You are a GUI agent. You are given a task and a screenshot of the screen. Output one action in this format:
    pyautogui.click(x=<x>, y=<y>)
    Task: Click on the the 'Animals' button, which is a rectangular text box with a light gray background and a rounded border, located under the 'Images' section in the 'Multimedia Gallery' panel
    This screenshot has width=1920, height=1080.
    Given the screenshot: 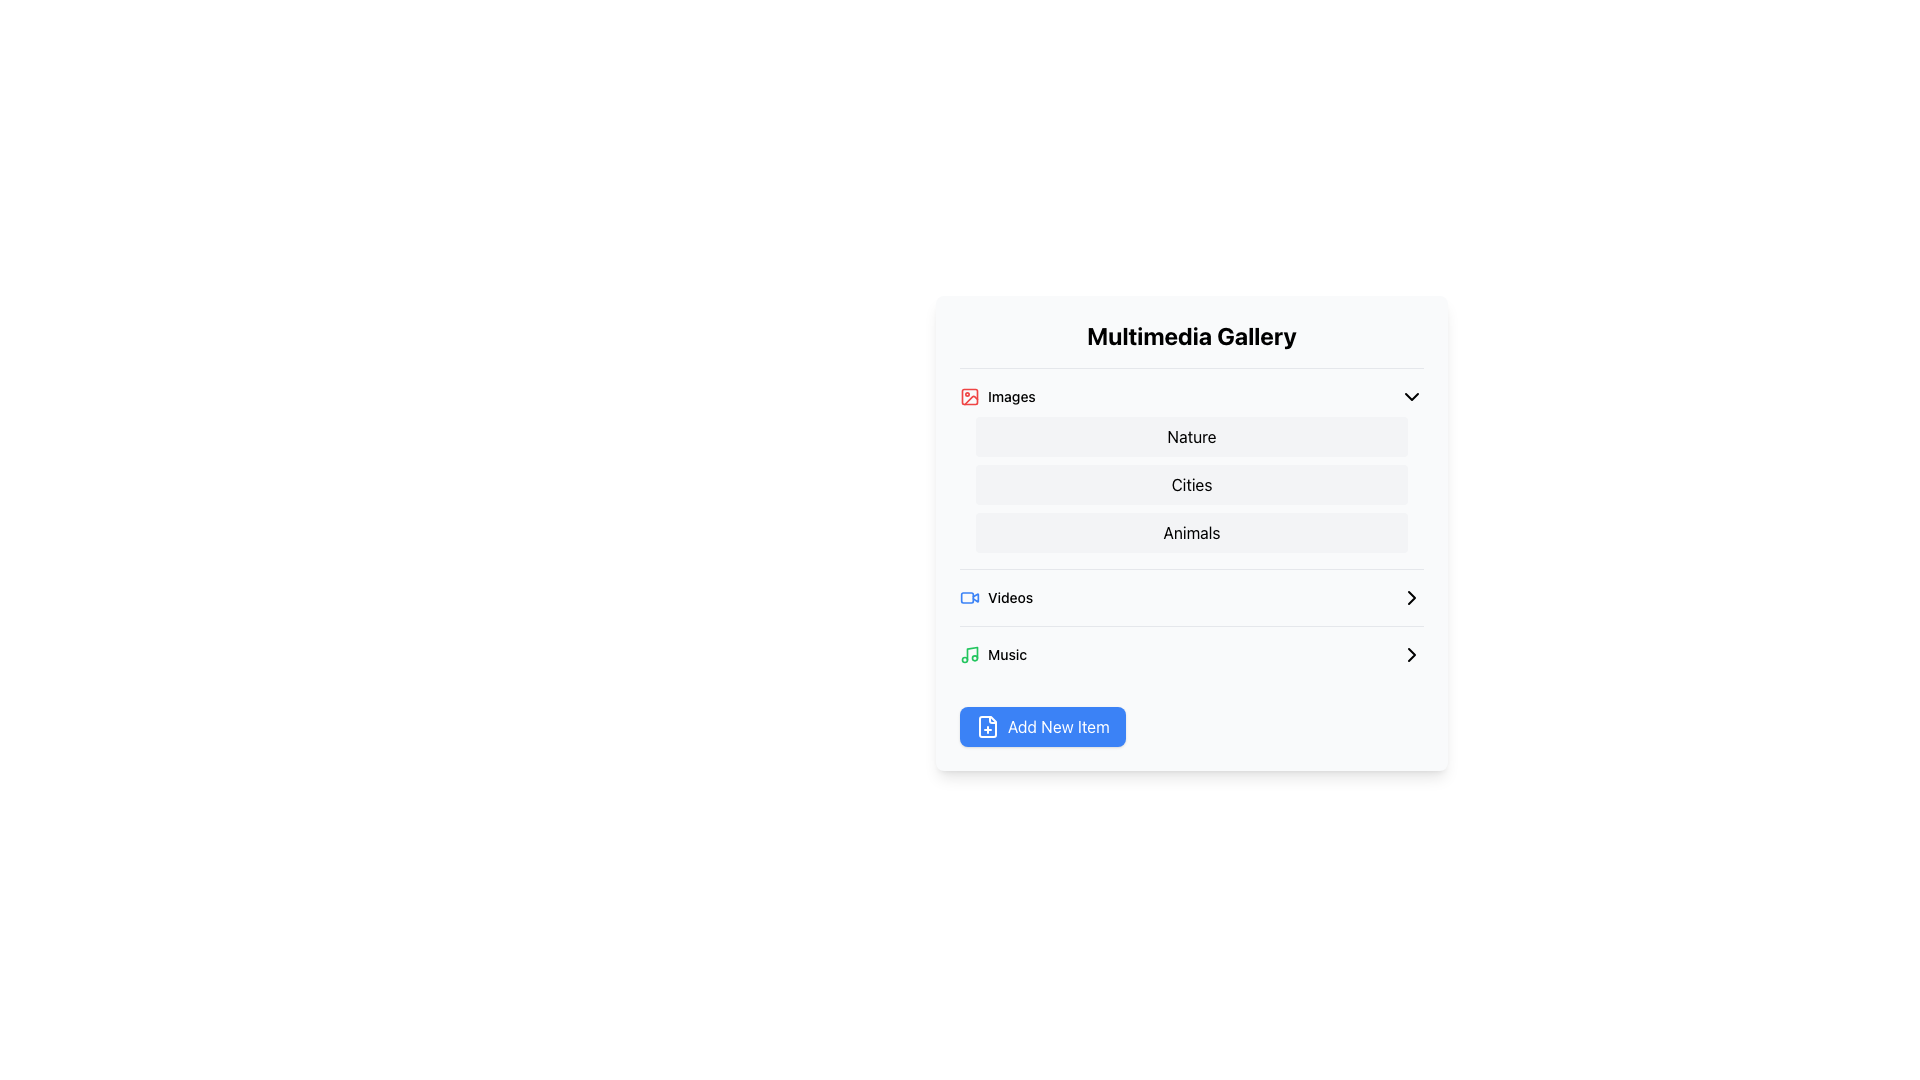 What is the action you would take?
    pyautogui.click(x=1191, y=531)
    